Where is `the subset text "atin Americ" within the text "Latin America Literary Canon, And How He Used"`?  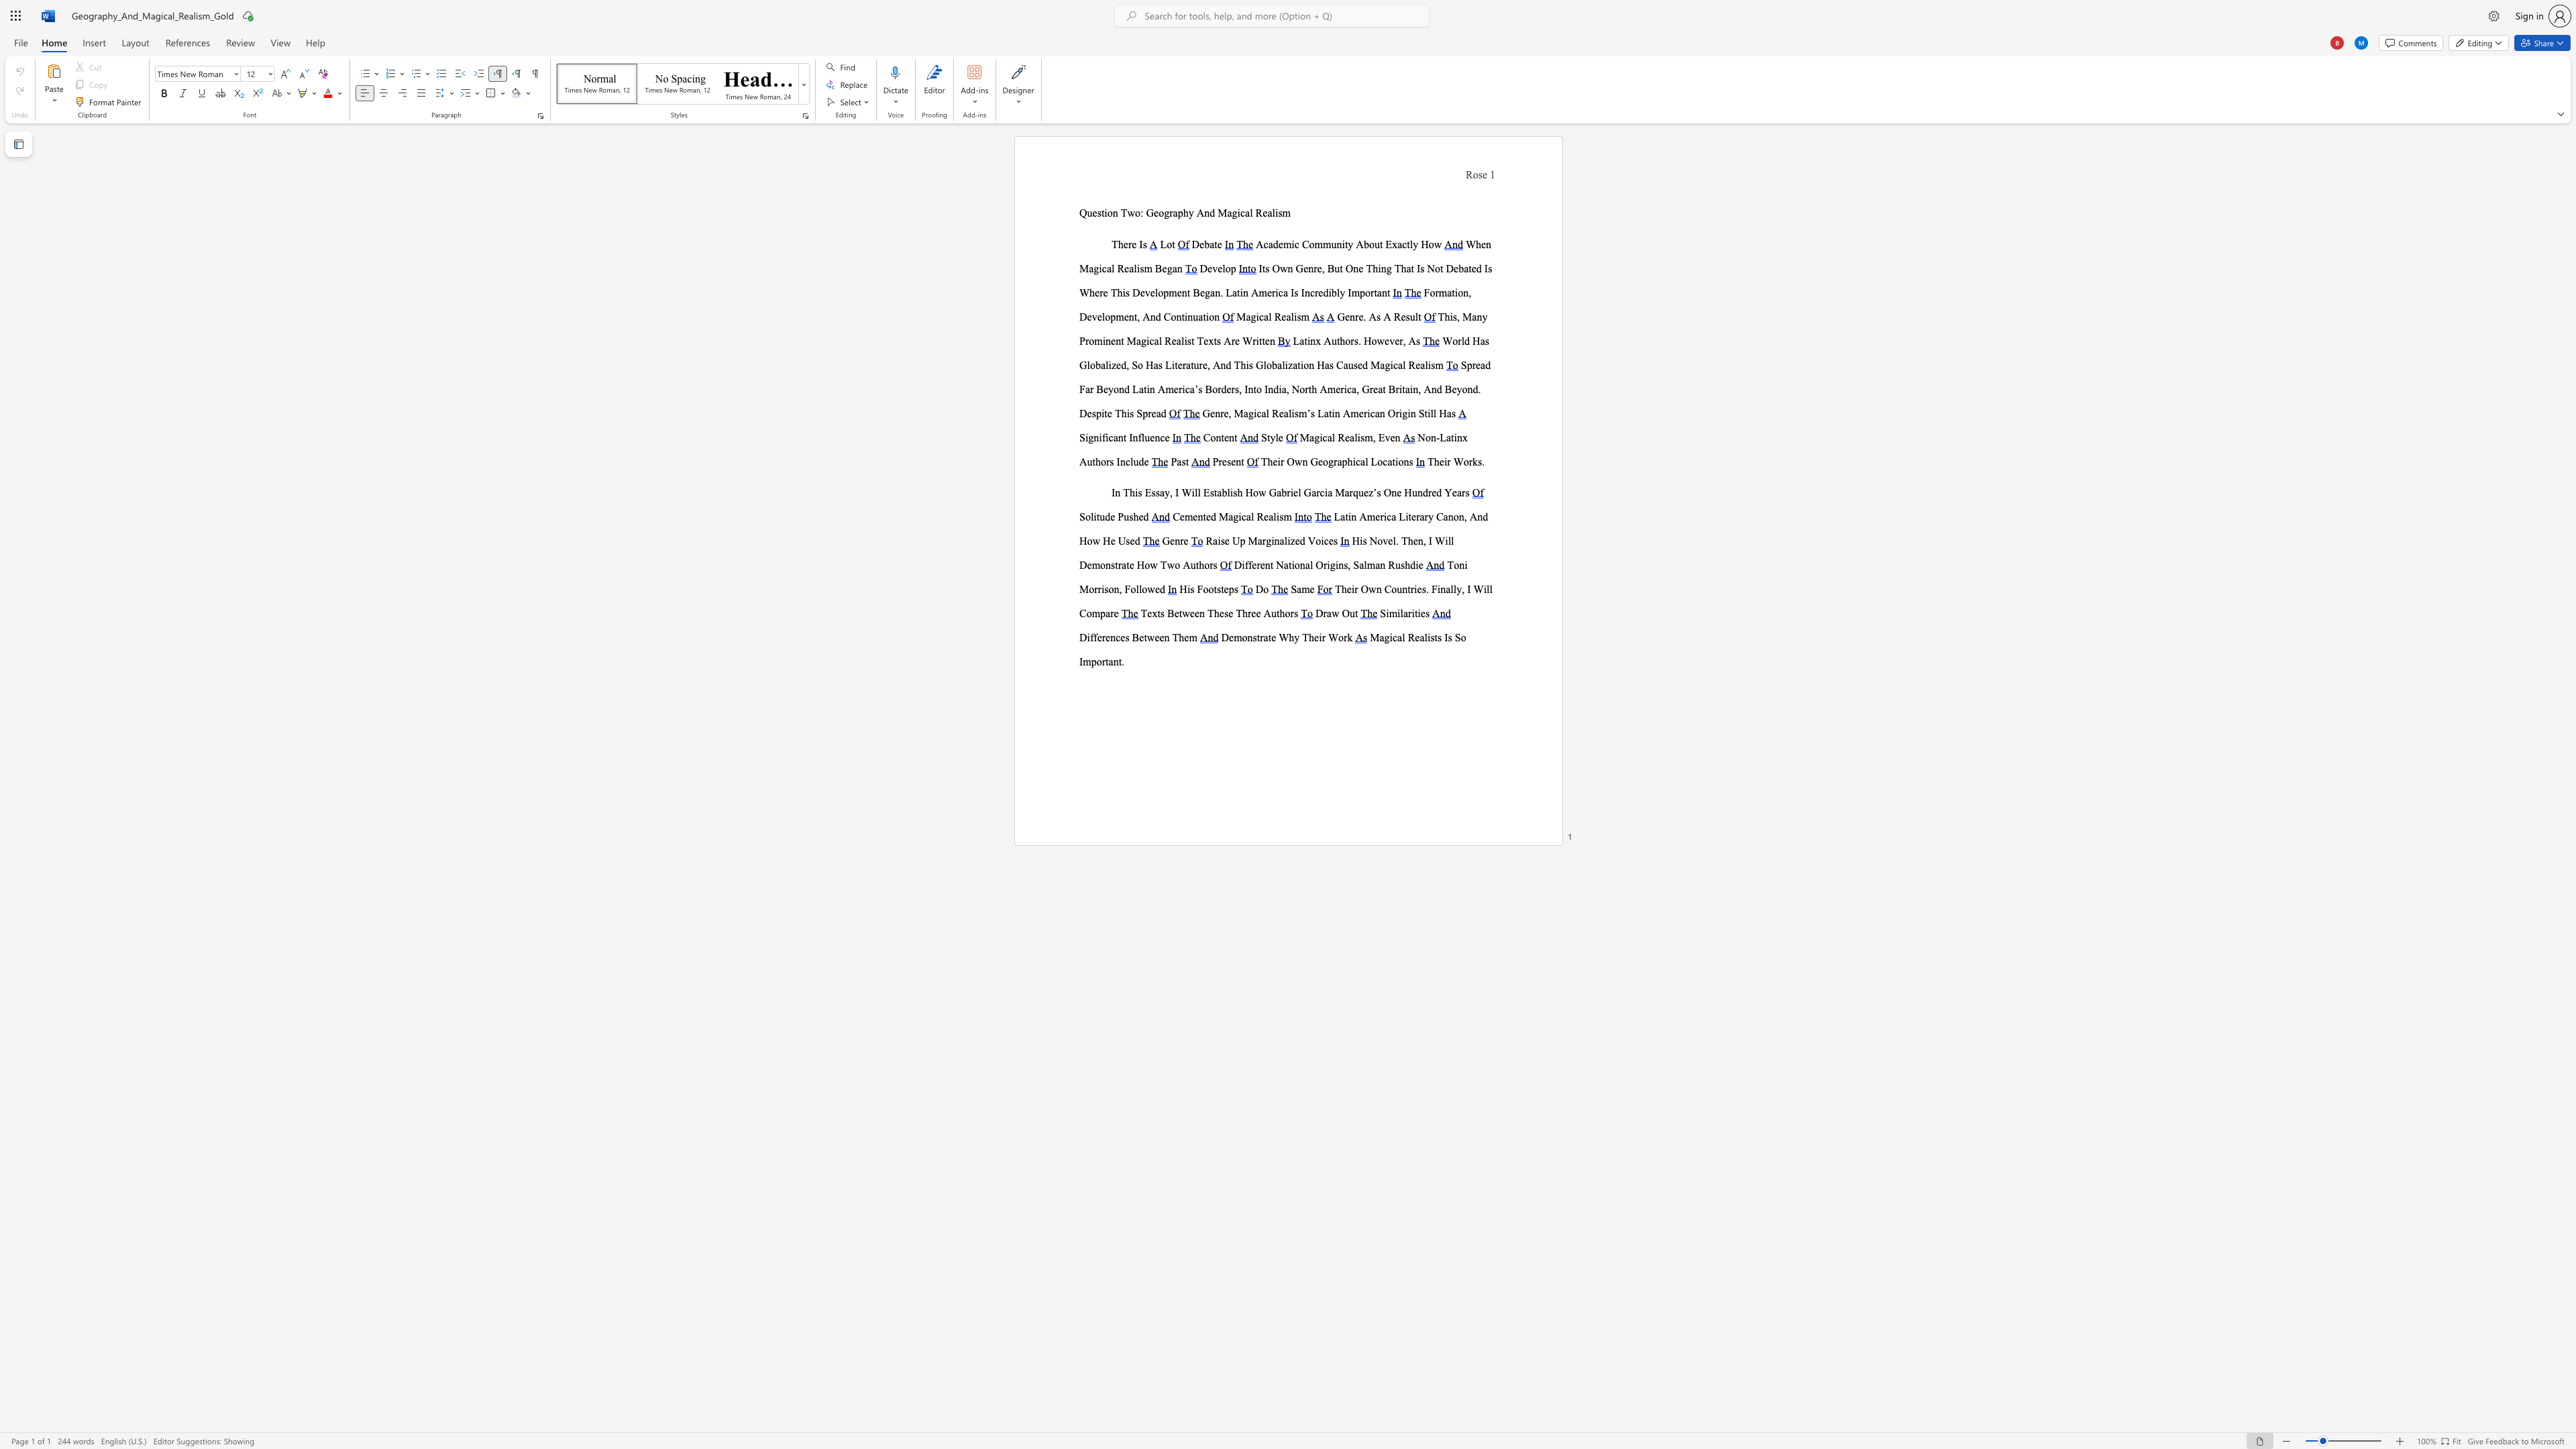
the subset text "atin Americ" within the text "Latin America Literary Canon, And How He Used" is located at coordinates (1340, 516).